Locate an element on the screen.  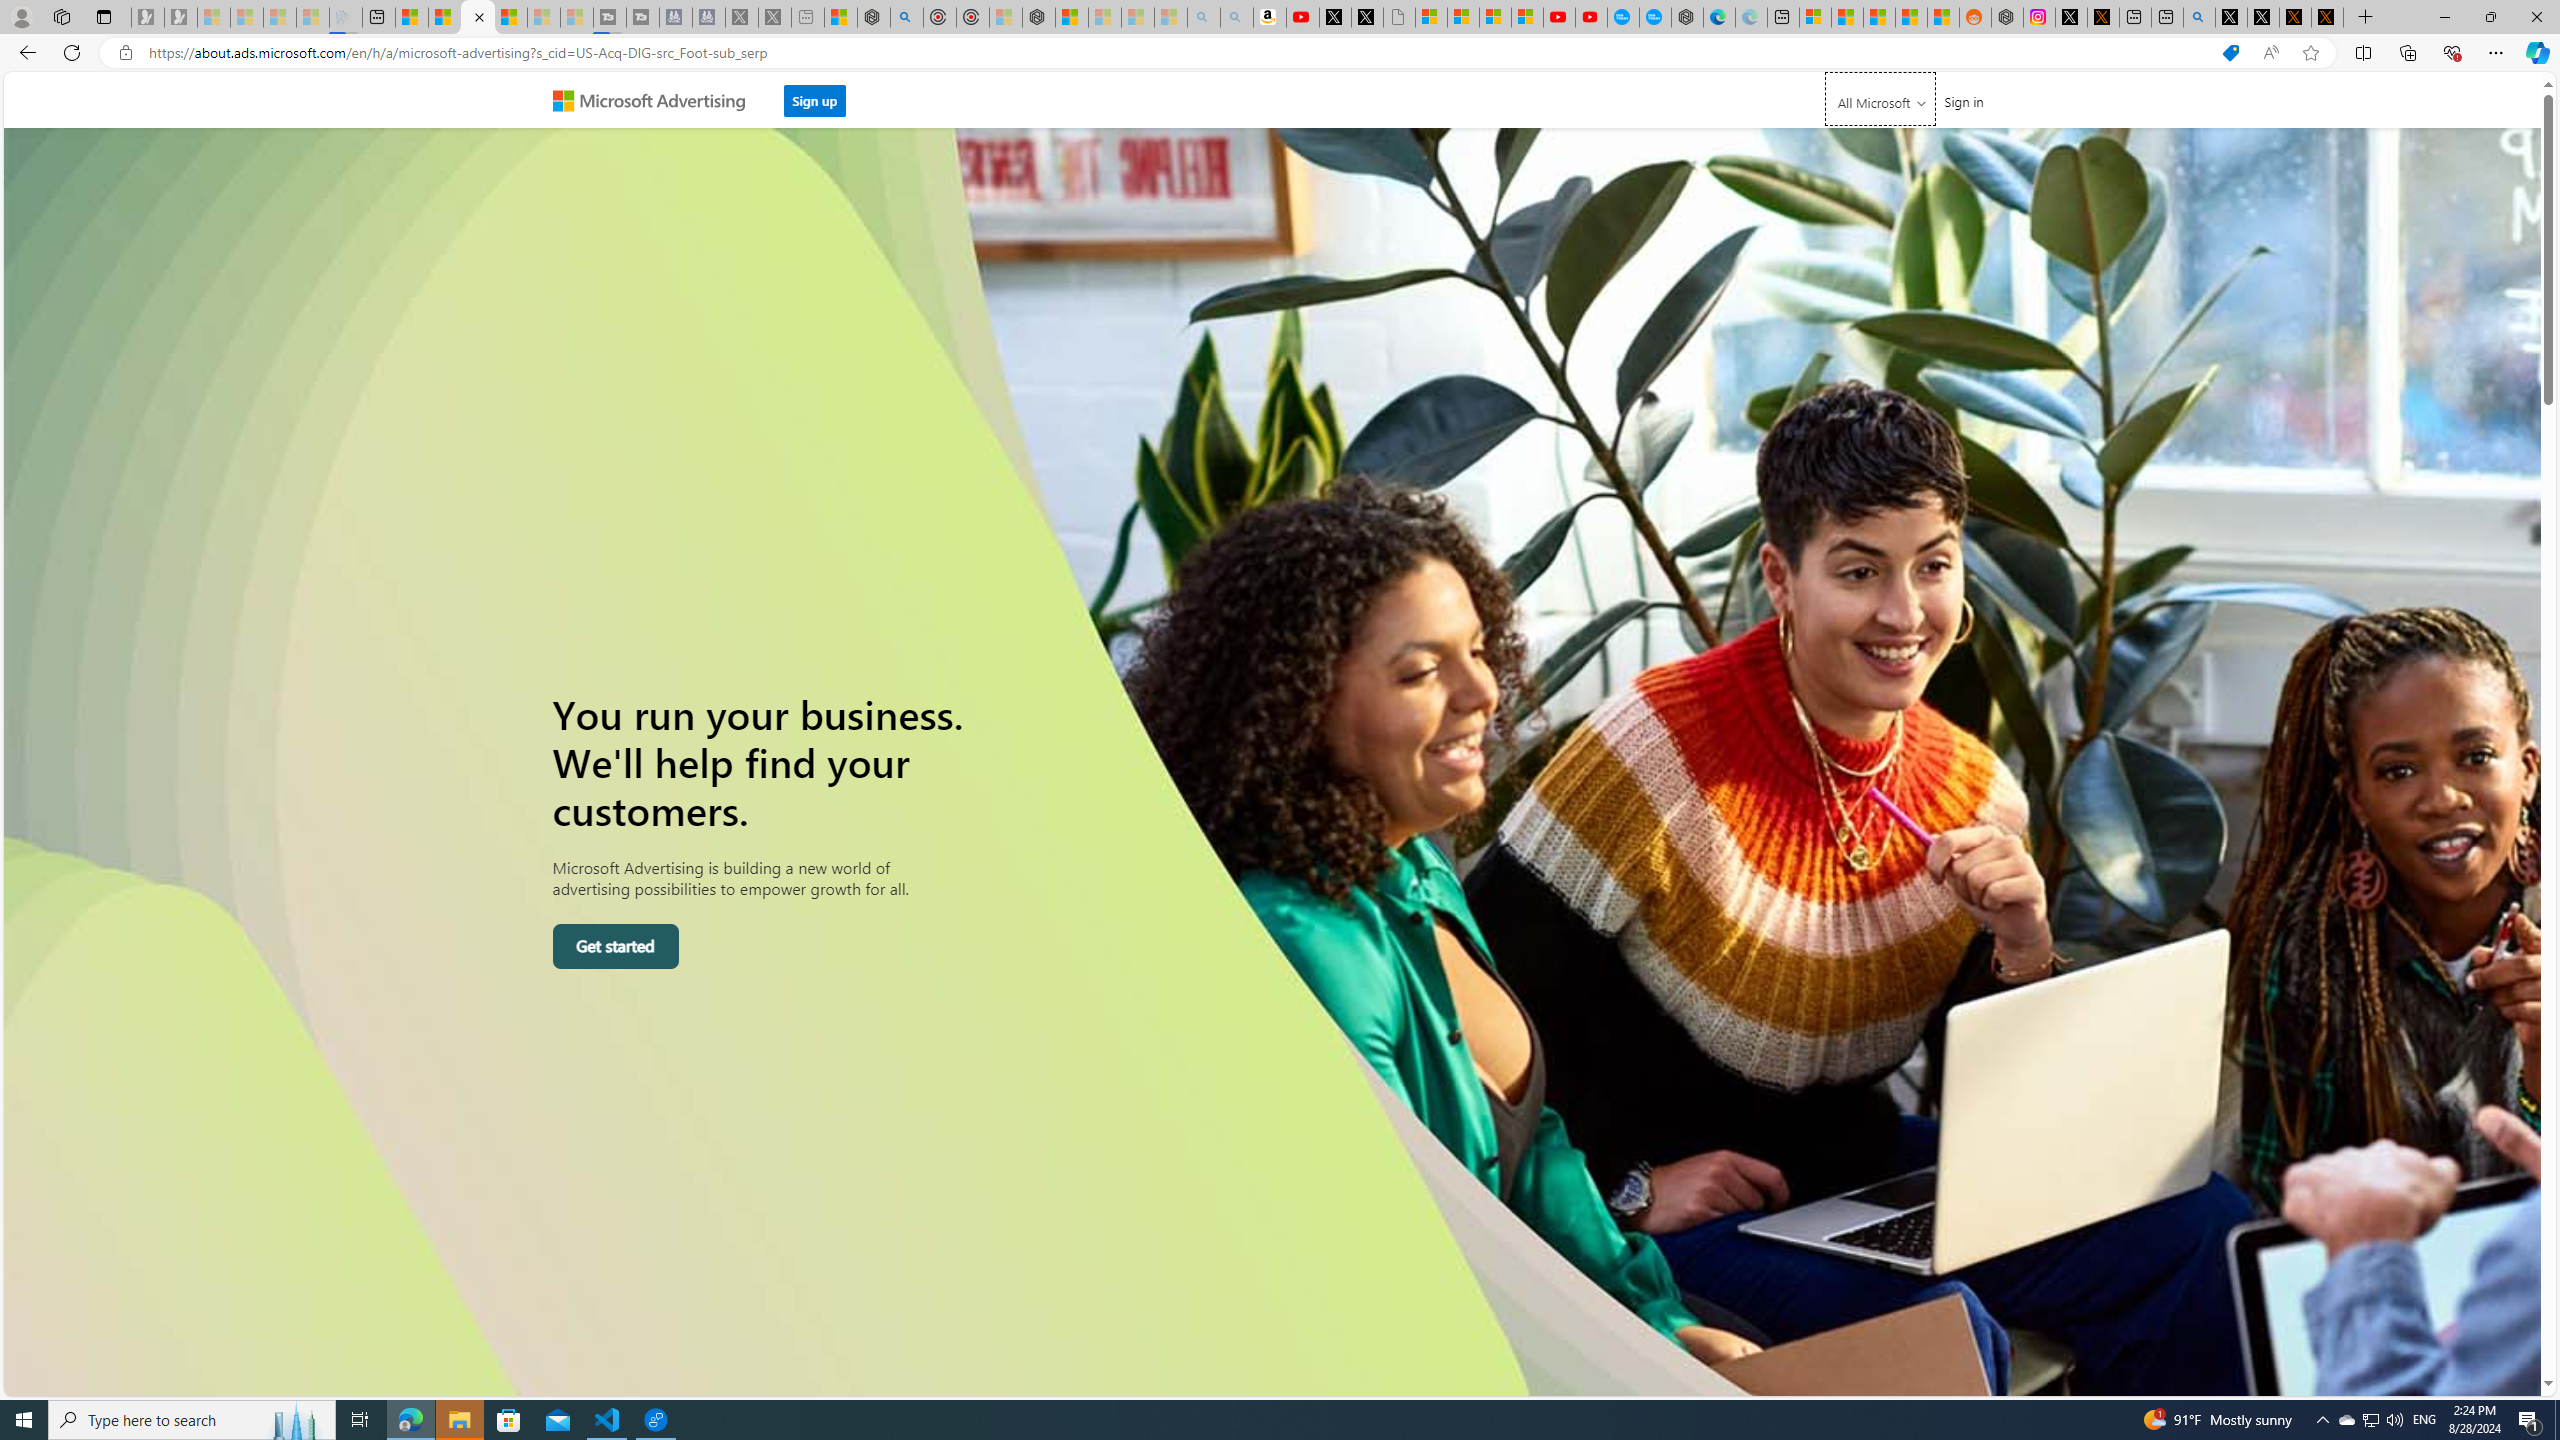
'amazon - Search - Sleeping' is located at coordinates (1203, 16).